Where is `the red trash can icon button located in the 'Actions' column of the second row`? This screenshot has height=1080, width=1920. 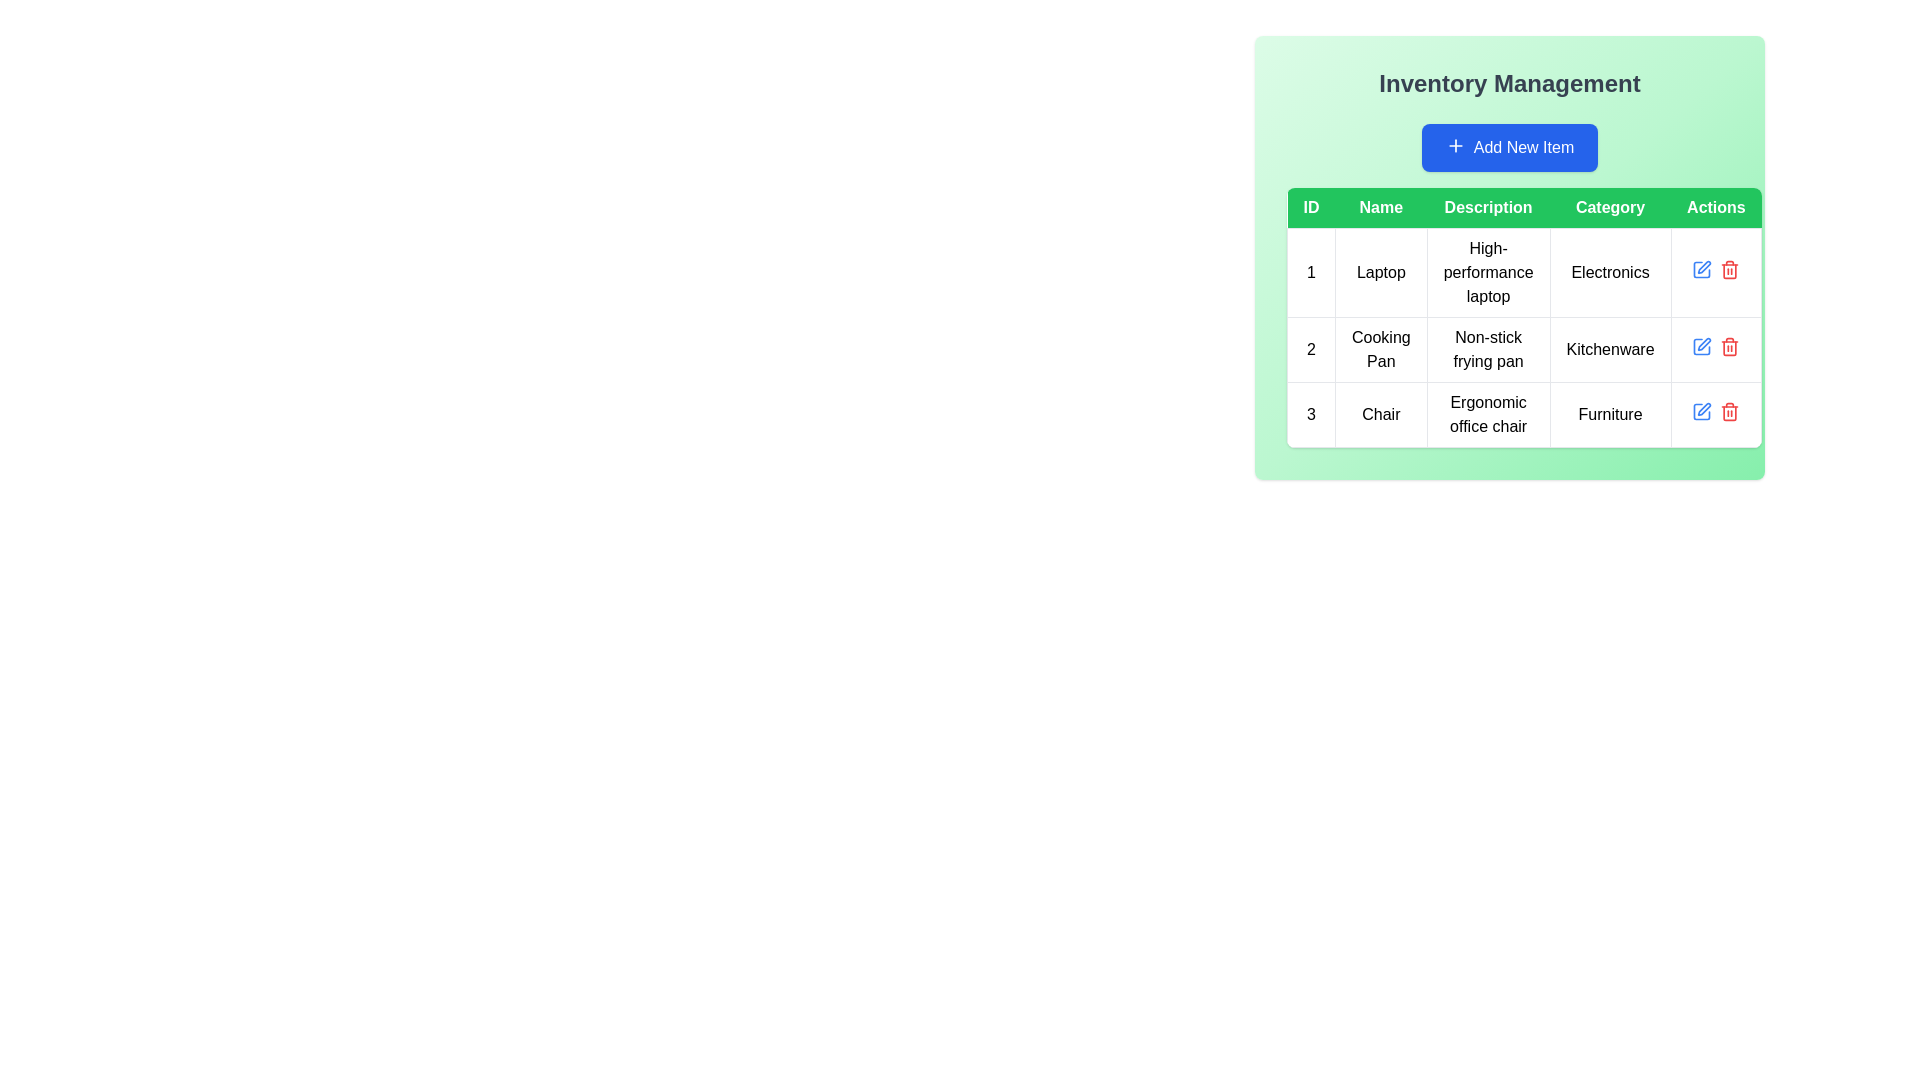
the red trash can icon button located in the 'Actions' column of the second row is located at coordinates (1729, 345).